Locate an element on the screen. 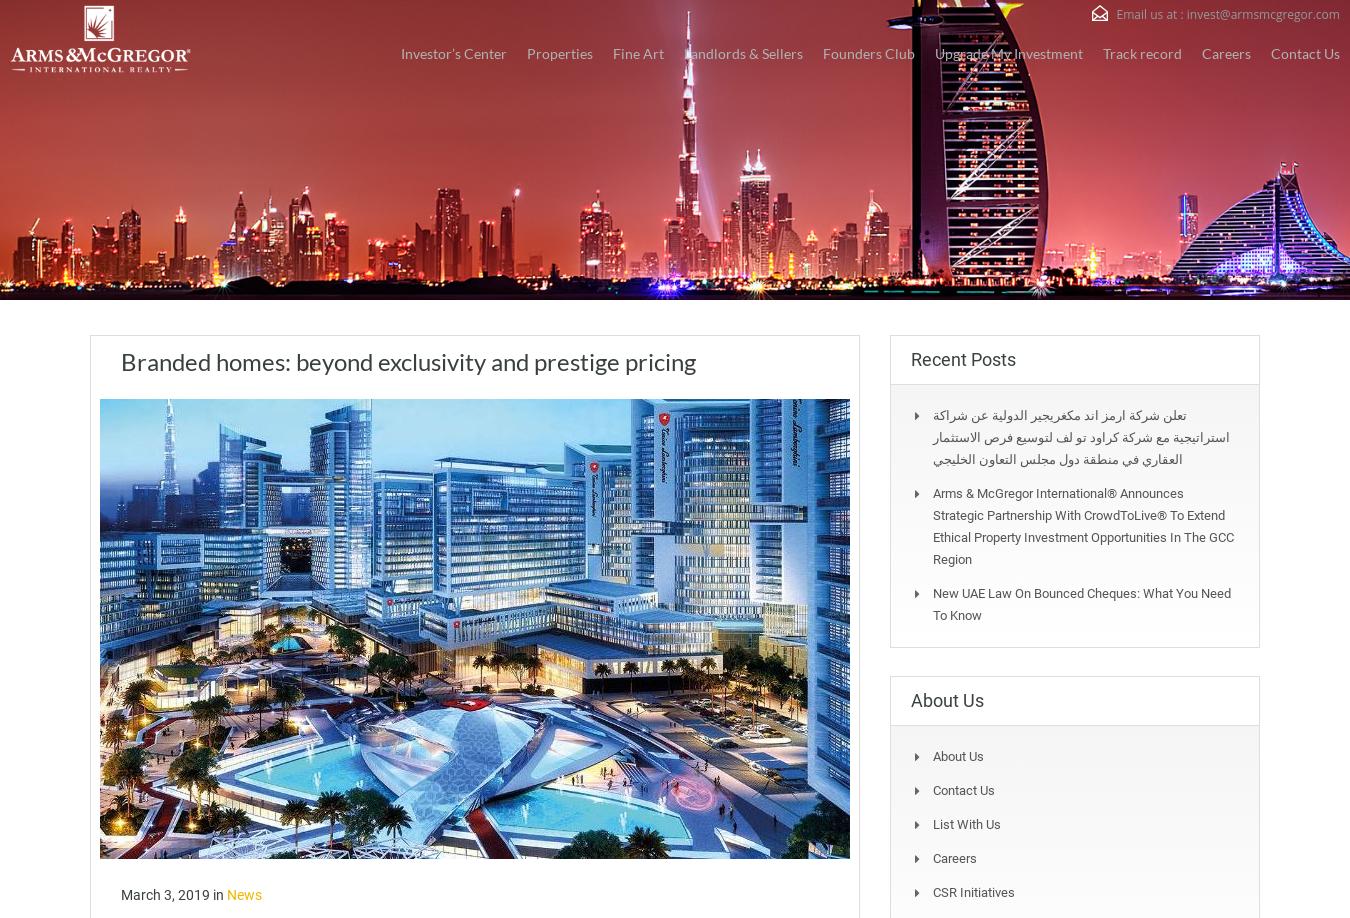 This screenshot has height=918, width=1350. 'in' is located at coordinates (220, 893).